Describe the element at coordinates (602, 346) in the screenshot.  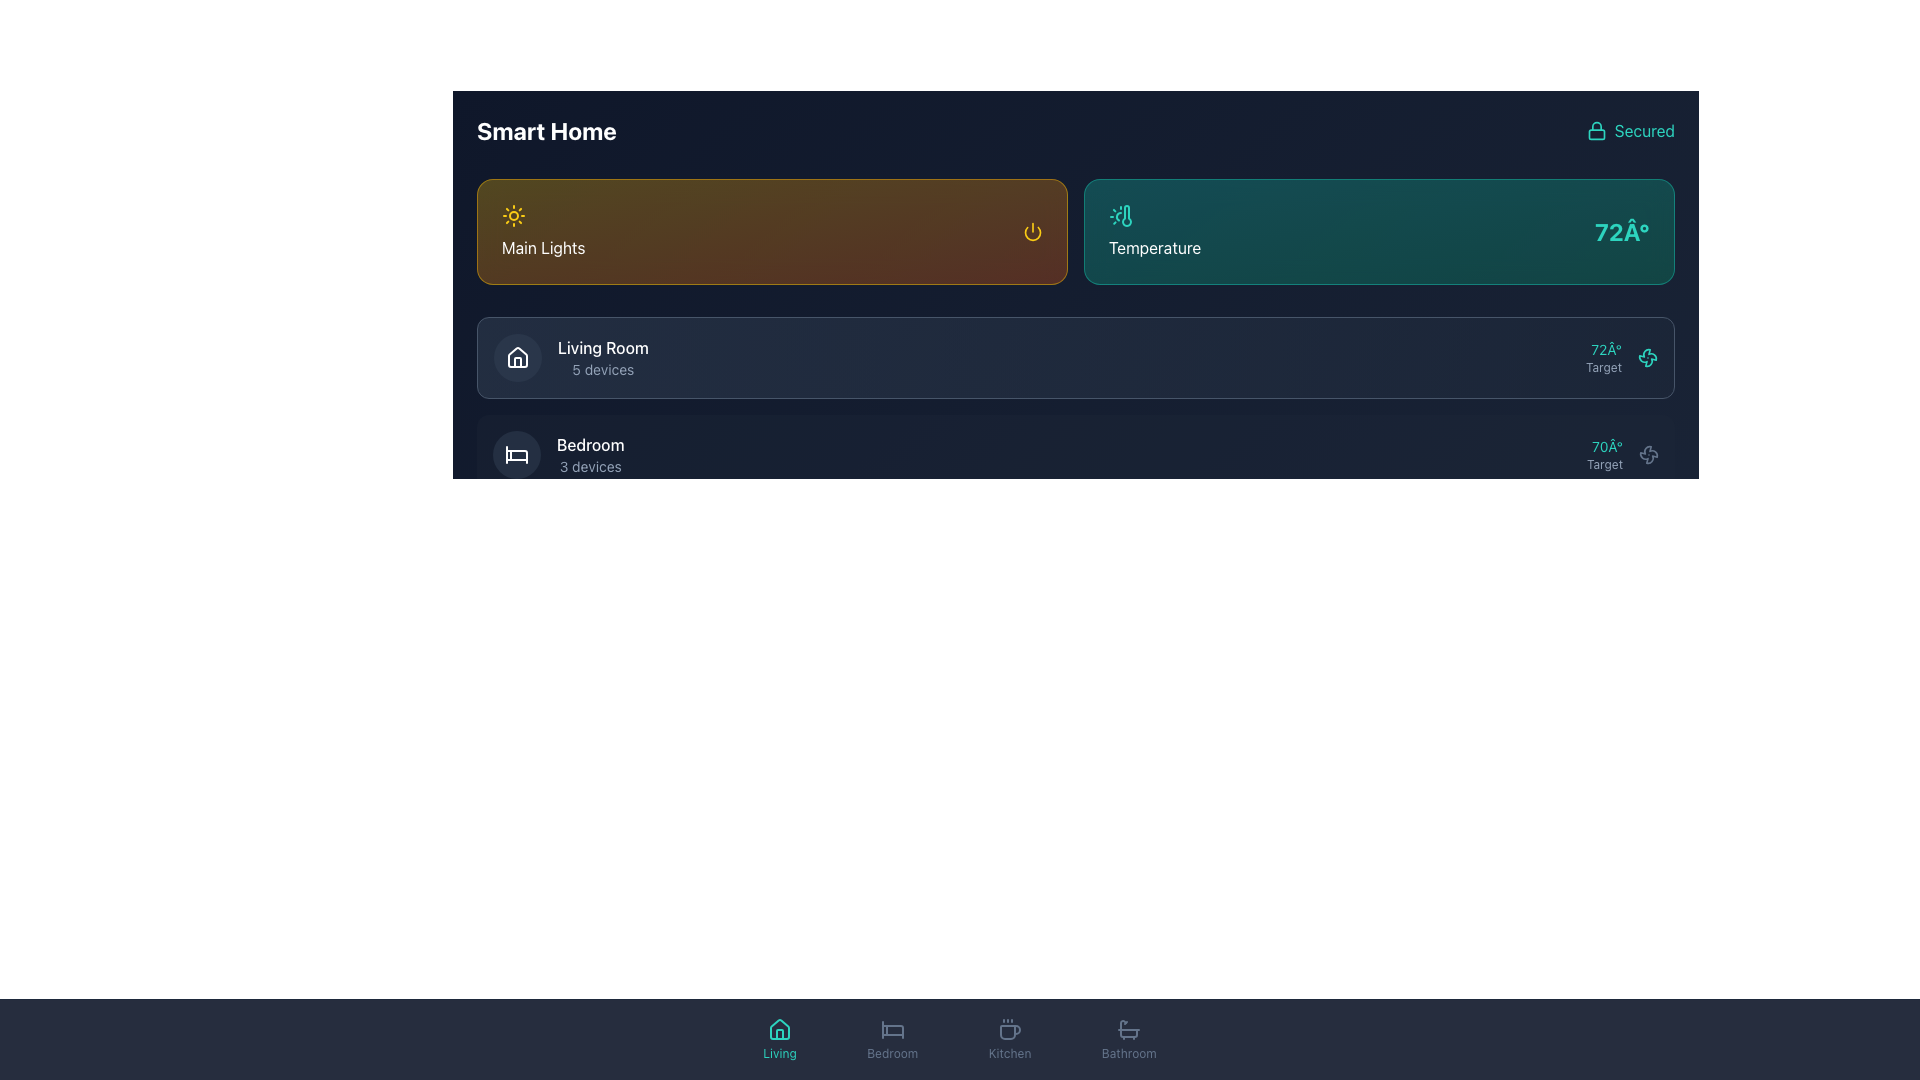
I see `the 'Living Room' text label, which is displayed in white on a dark background, located within the panel labeled 'Living Room 5 devices'` at that location.